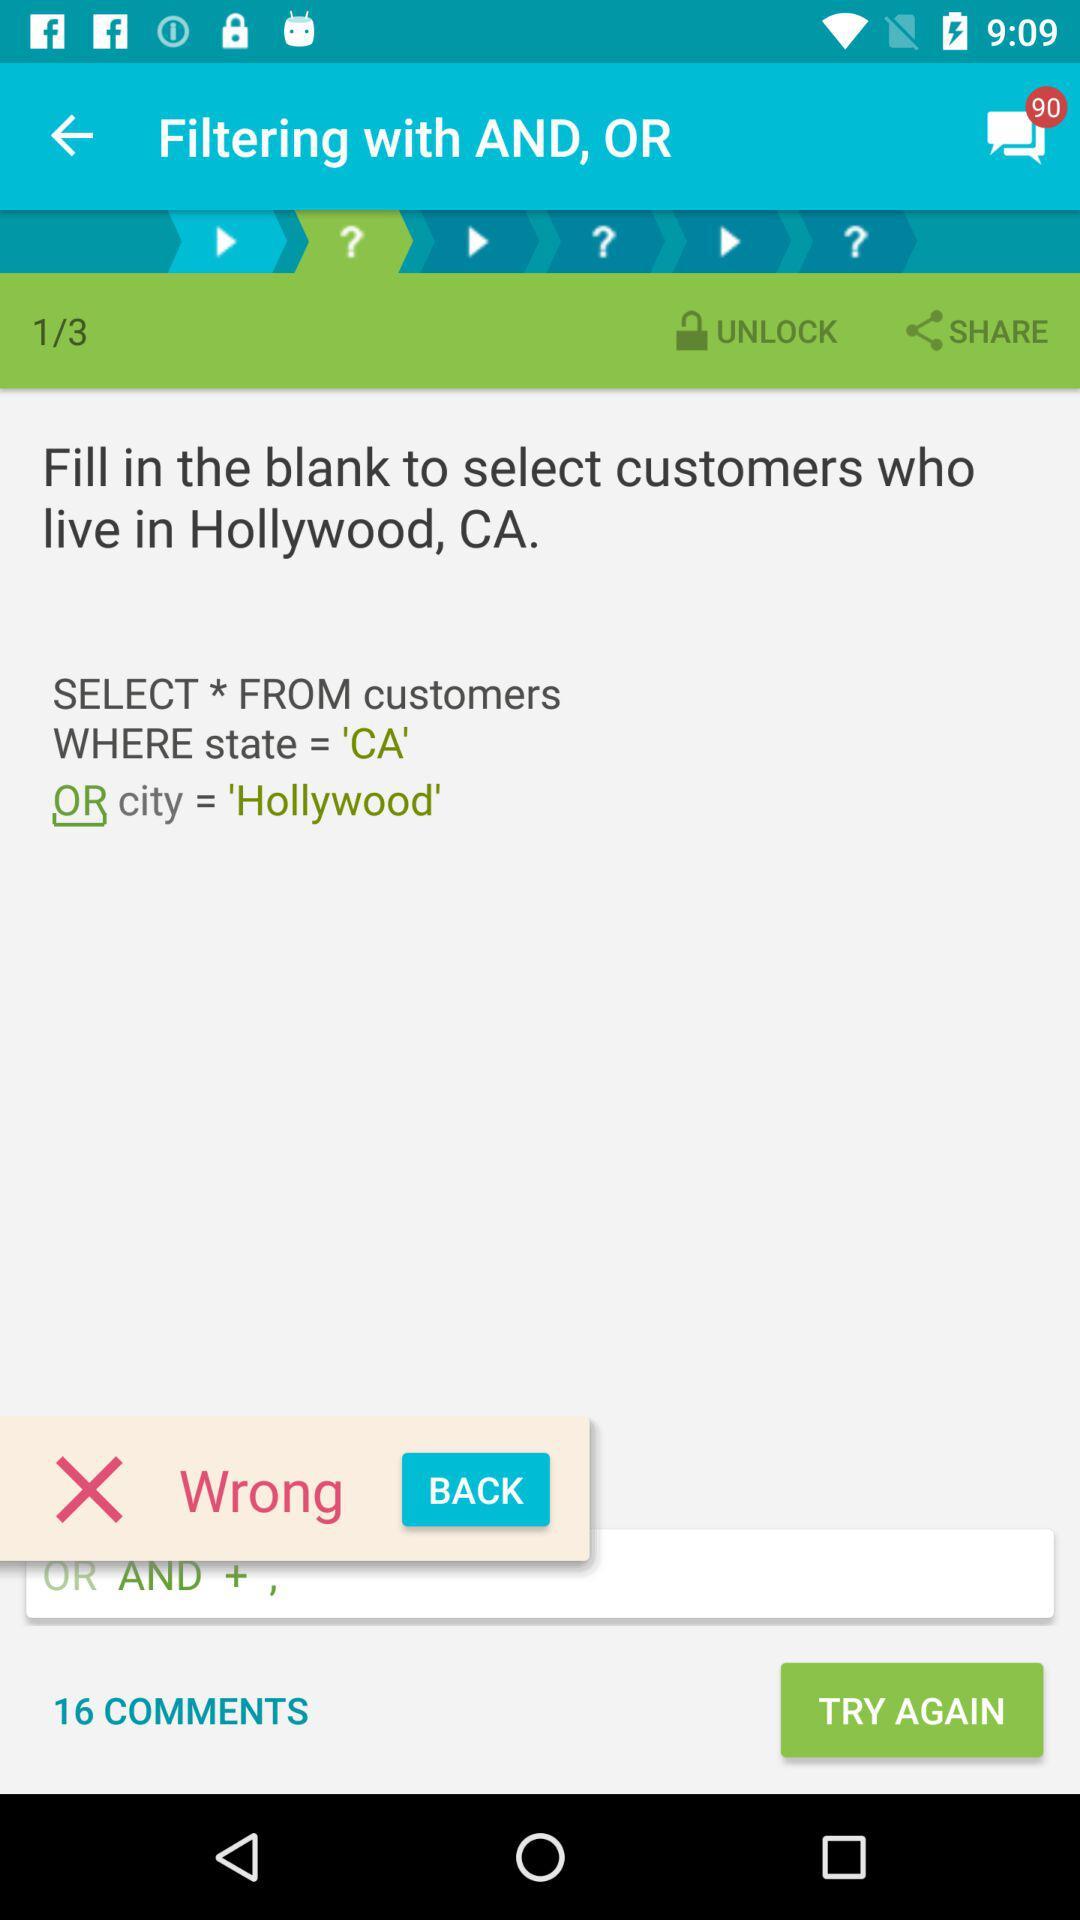  What do you see at coordinates (180, 1708) in the screenshot?
I see `item to the left of try again icon` at bounding box center [180, 1708].